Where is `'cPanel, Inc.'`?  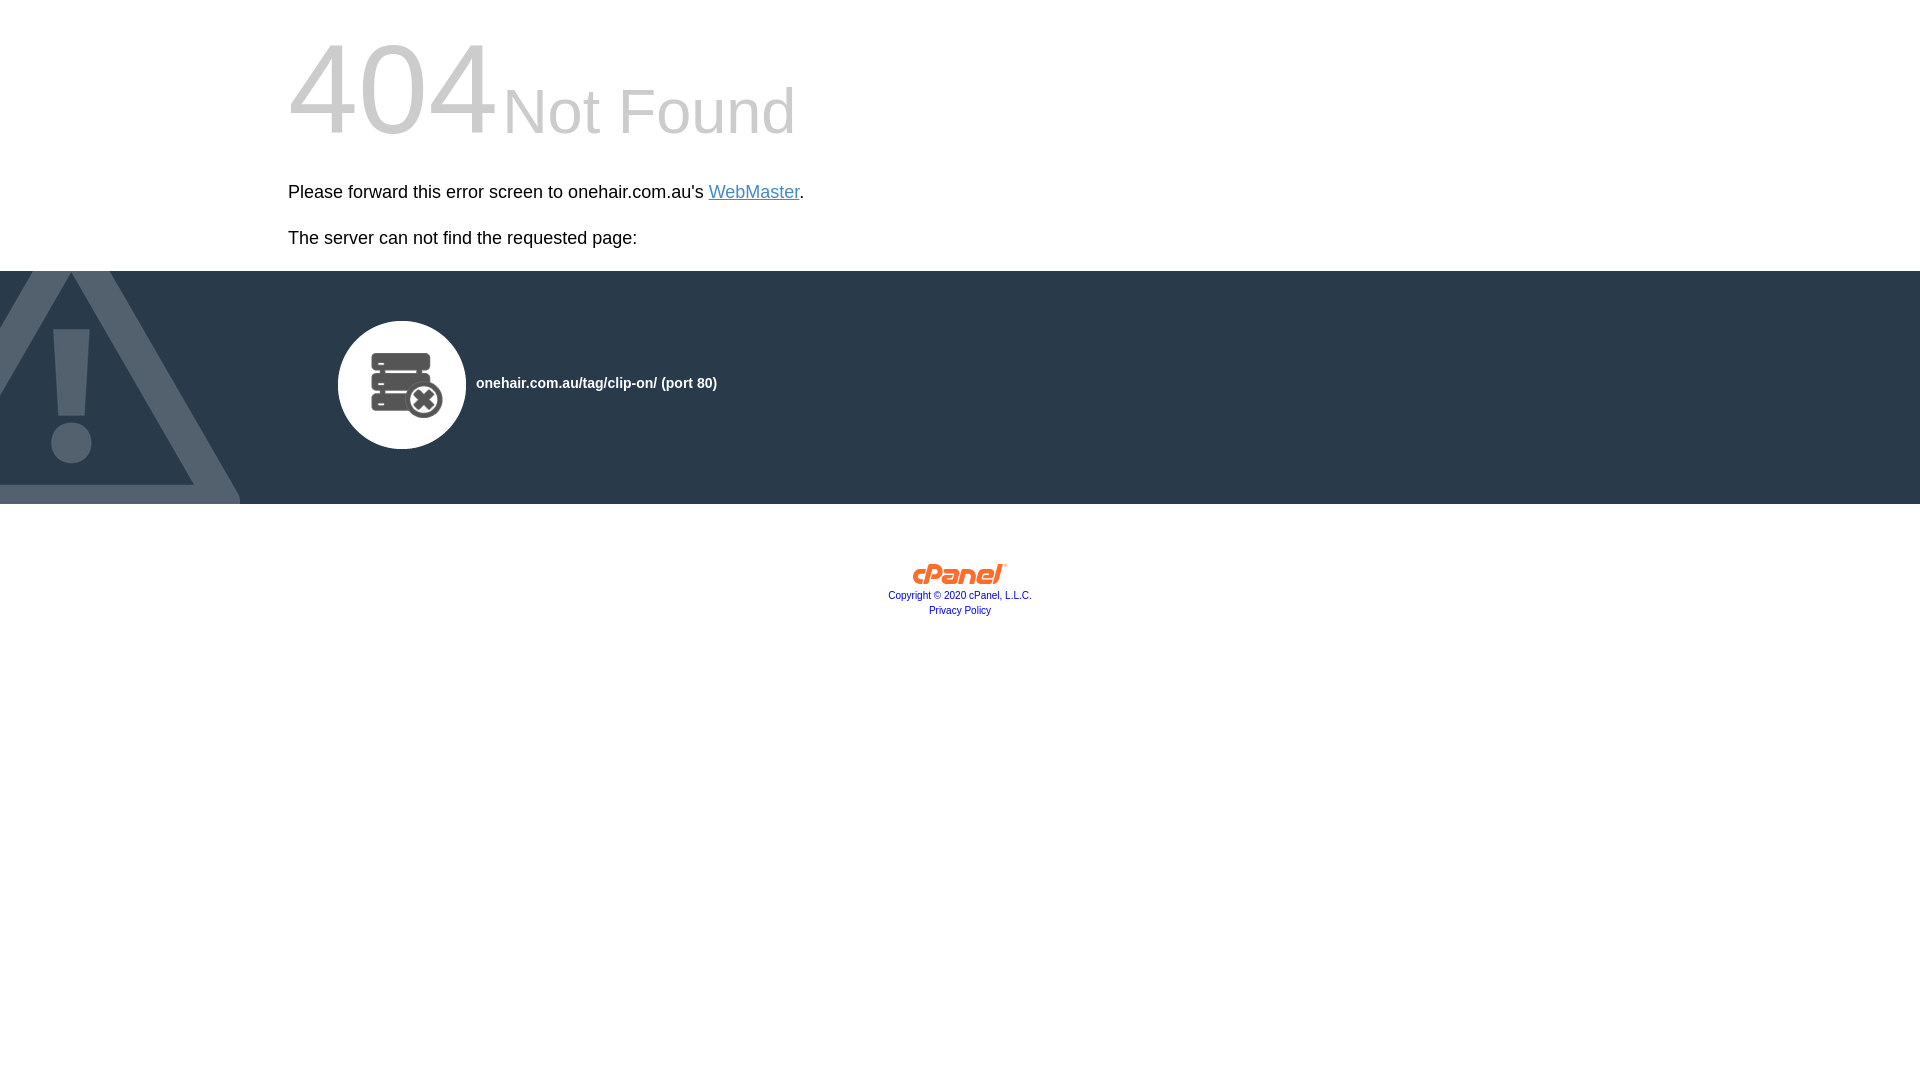
'cPanel, Inc.' is located at coordinates (960, 578).